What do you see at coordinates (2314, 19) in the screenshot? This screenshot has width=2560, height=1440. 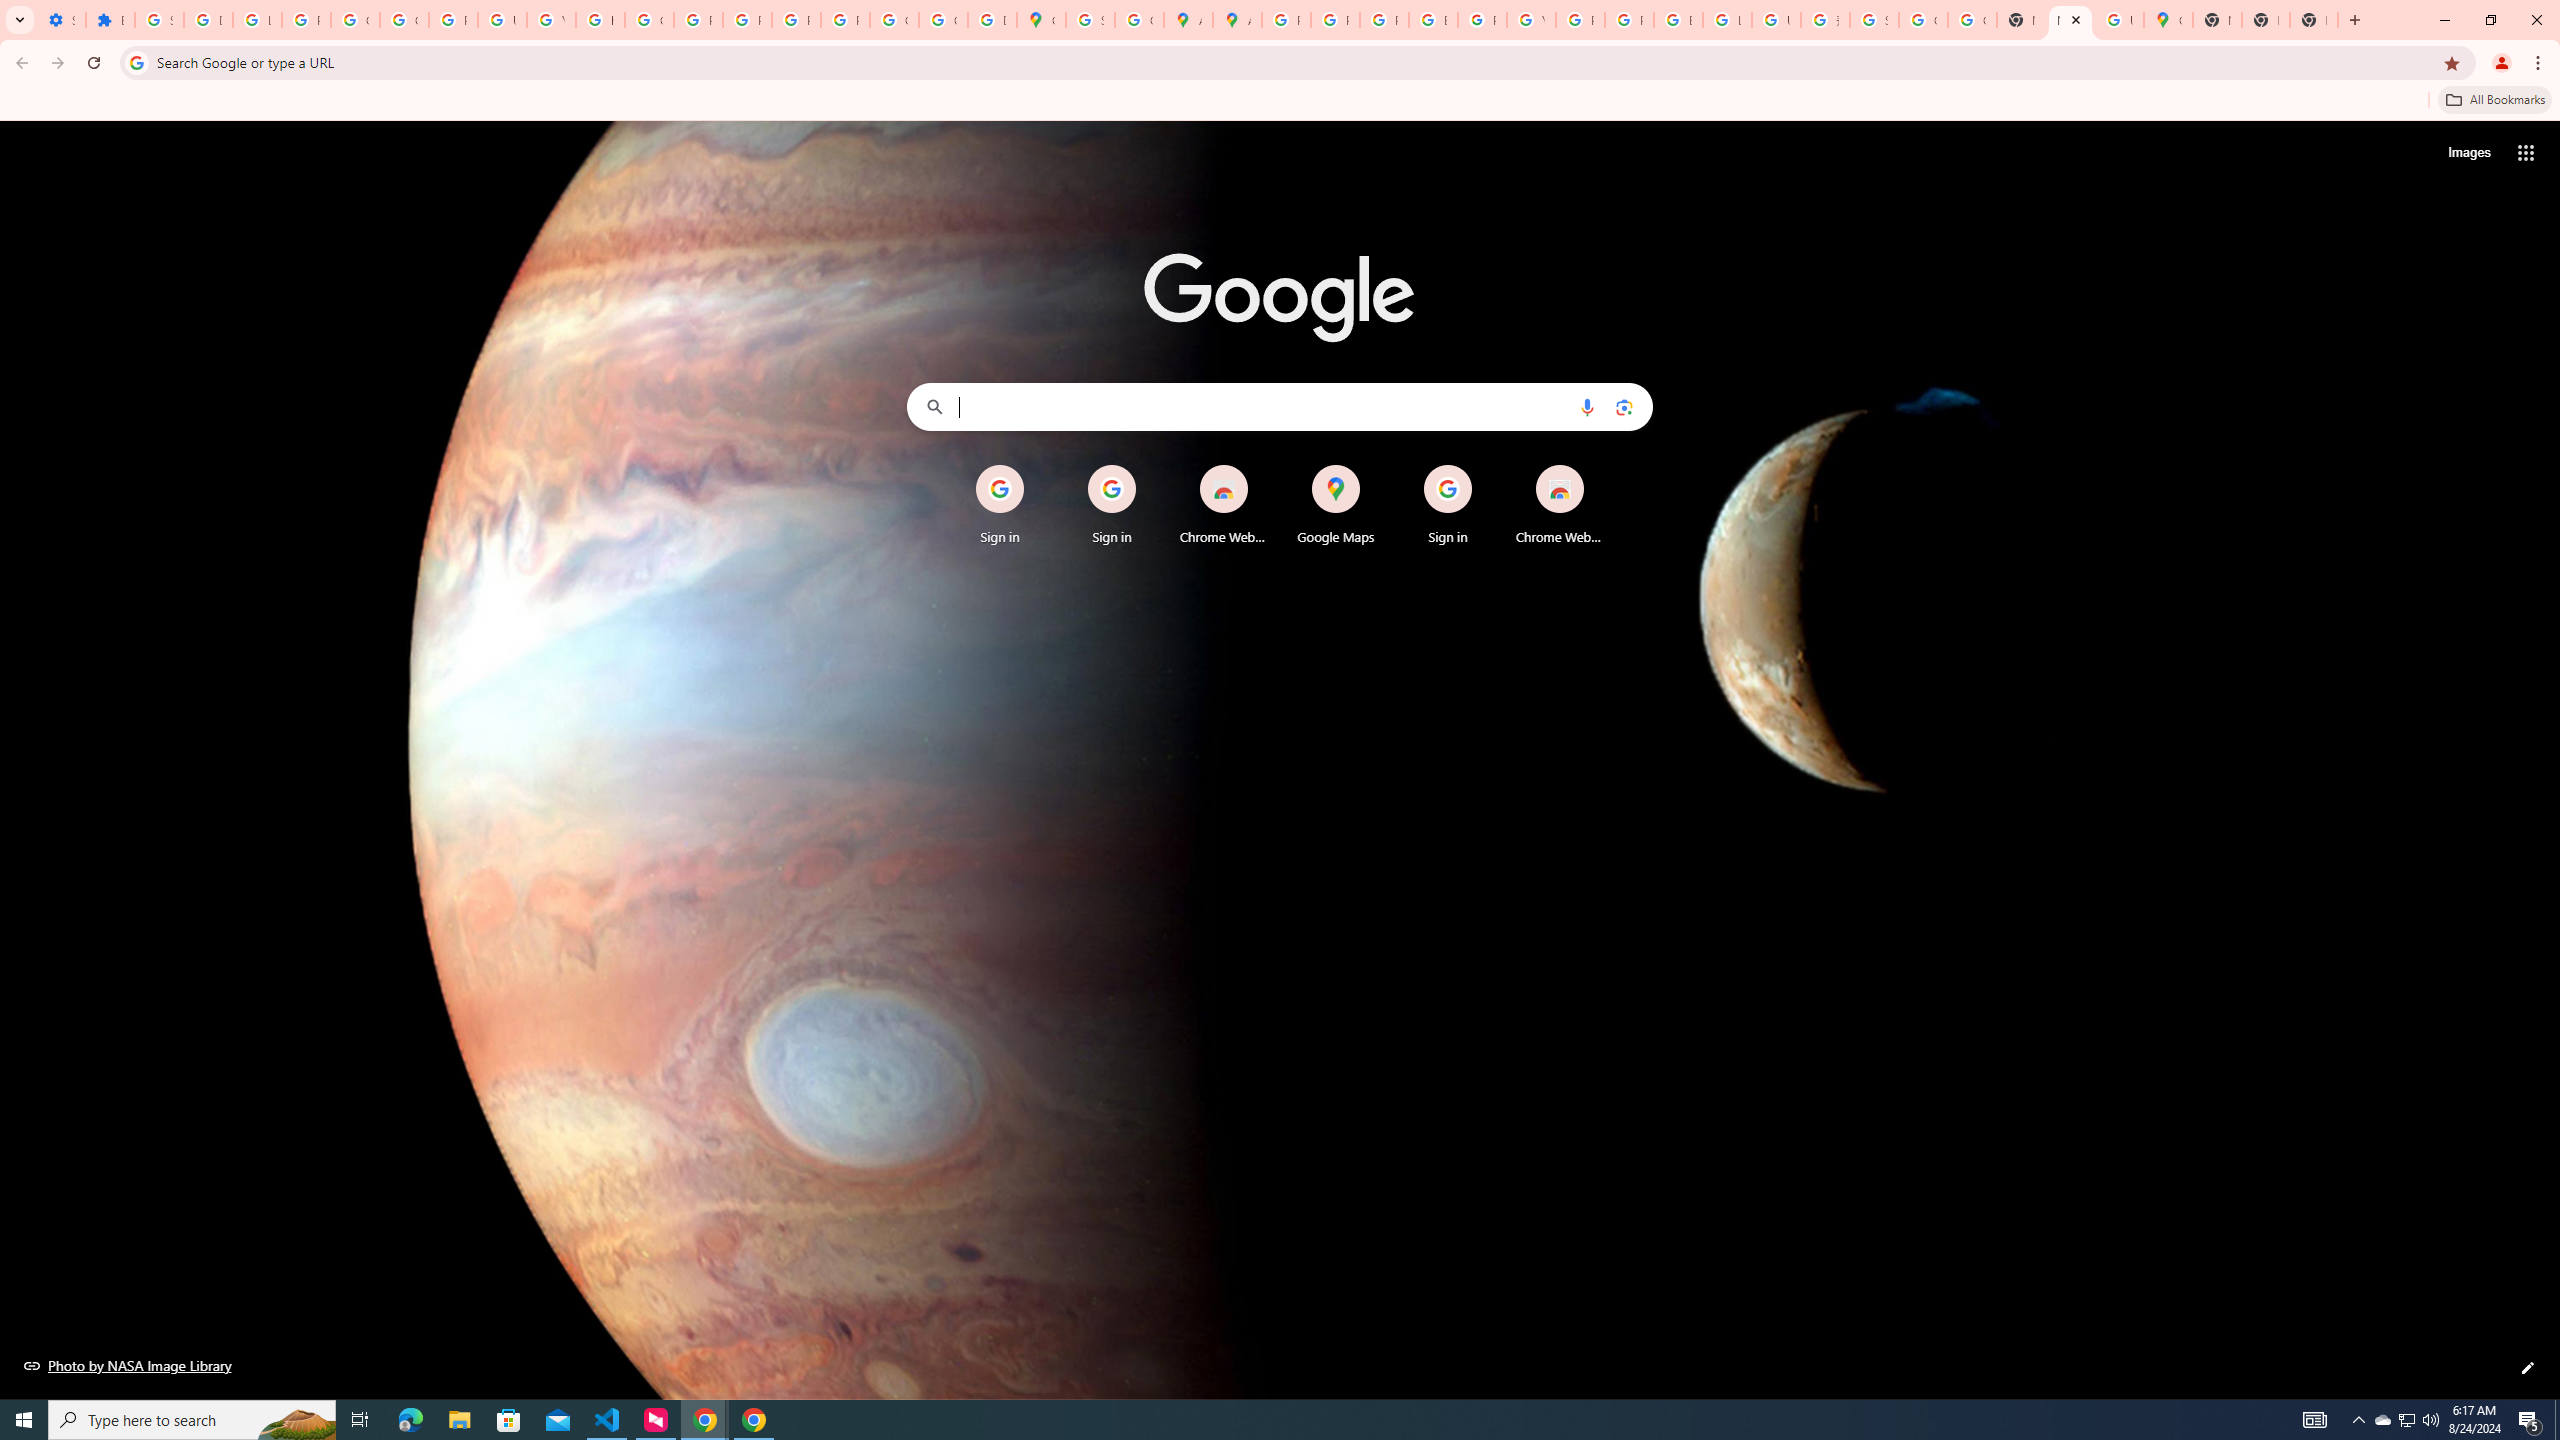 I see `'New Tab'` at bounding box center [2314, 19].